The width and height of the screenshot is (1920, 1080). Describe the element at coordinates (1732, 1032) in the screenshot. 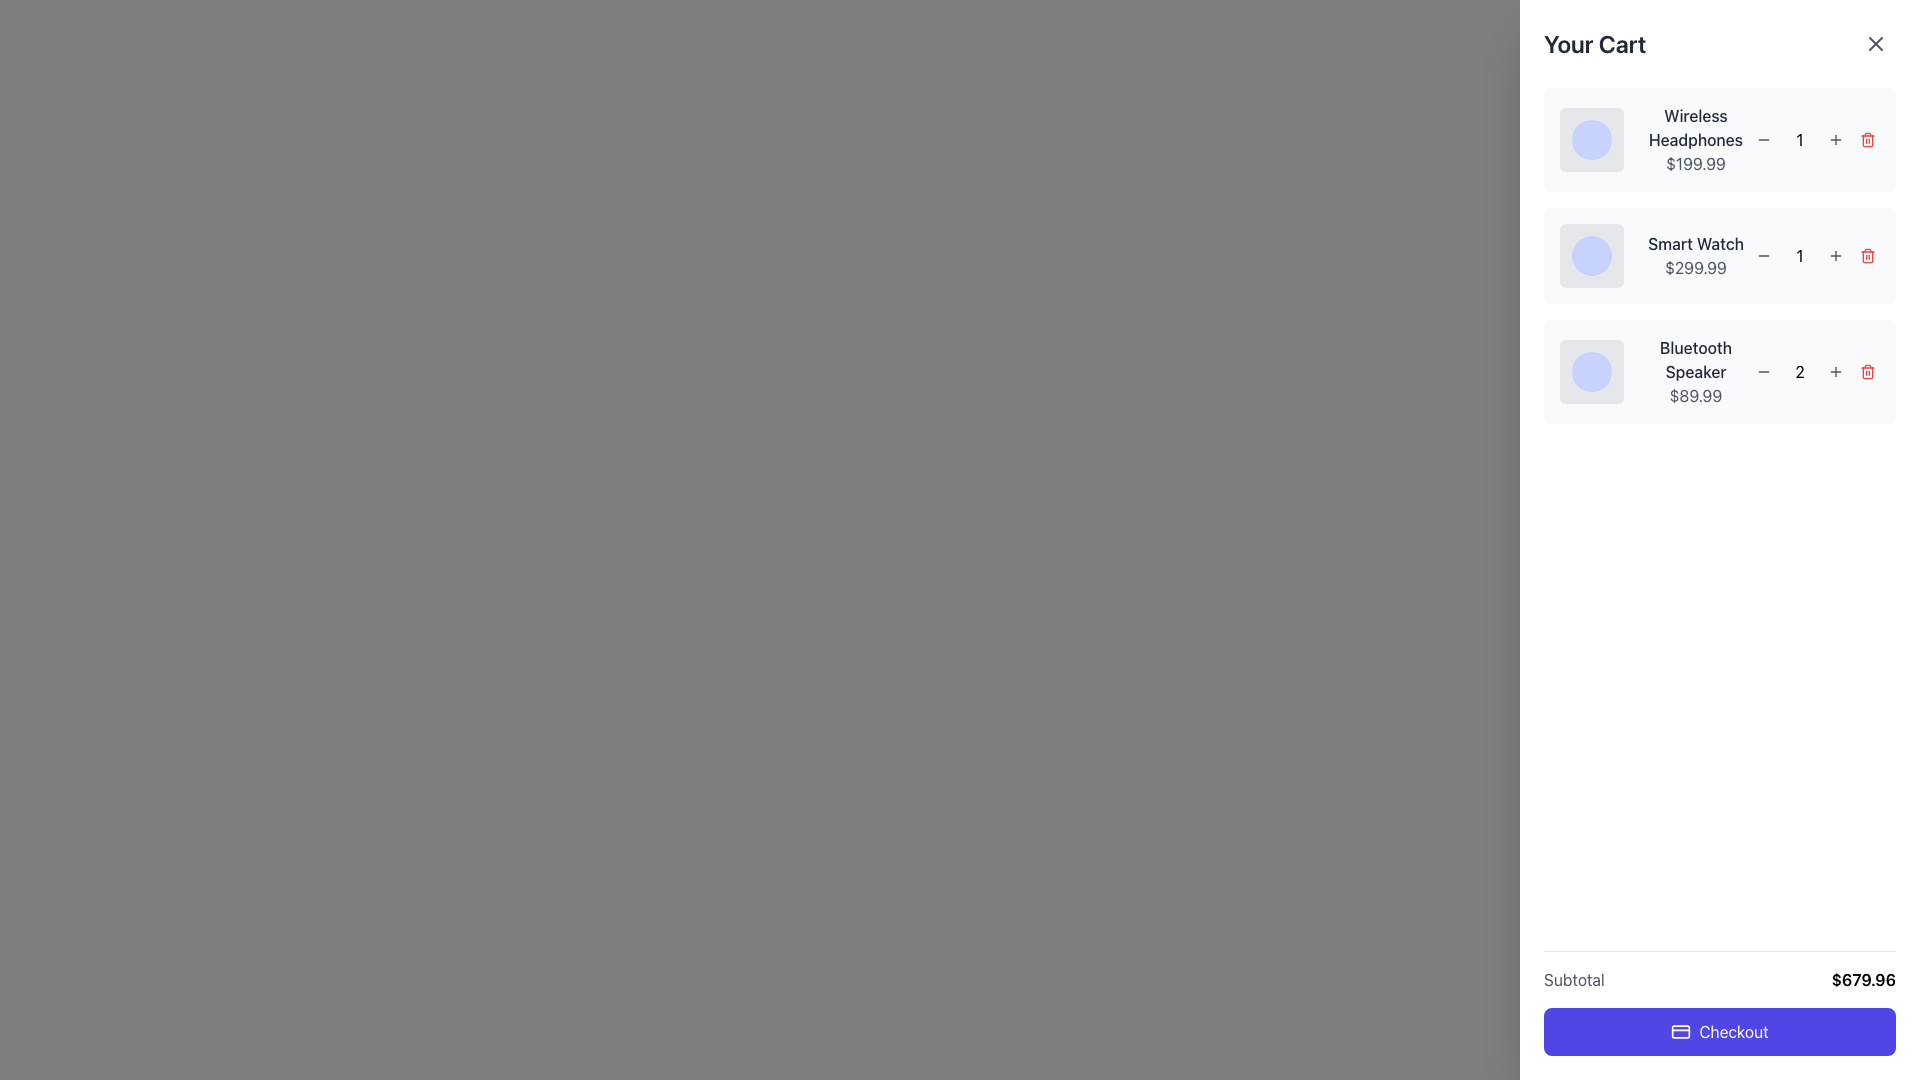

I see `the 'Checkout' text label within the blue button located at the bottom-right of the interface to finalize a transaction` at that location.